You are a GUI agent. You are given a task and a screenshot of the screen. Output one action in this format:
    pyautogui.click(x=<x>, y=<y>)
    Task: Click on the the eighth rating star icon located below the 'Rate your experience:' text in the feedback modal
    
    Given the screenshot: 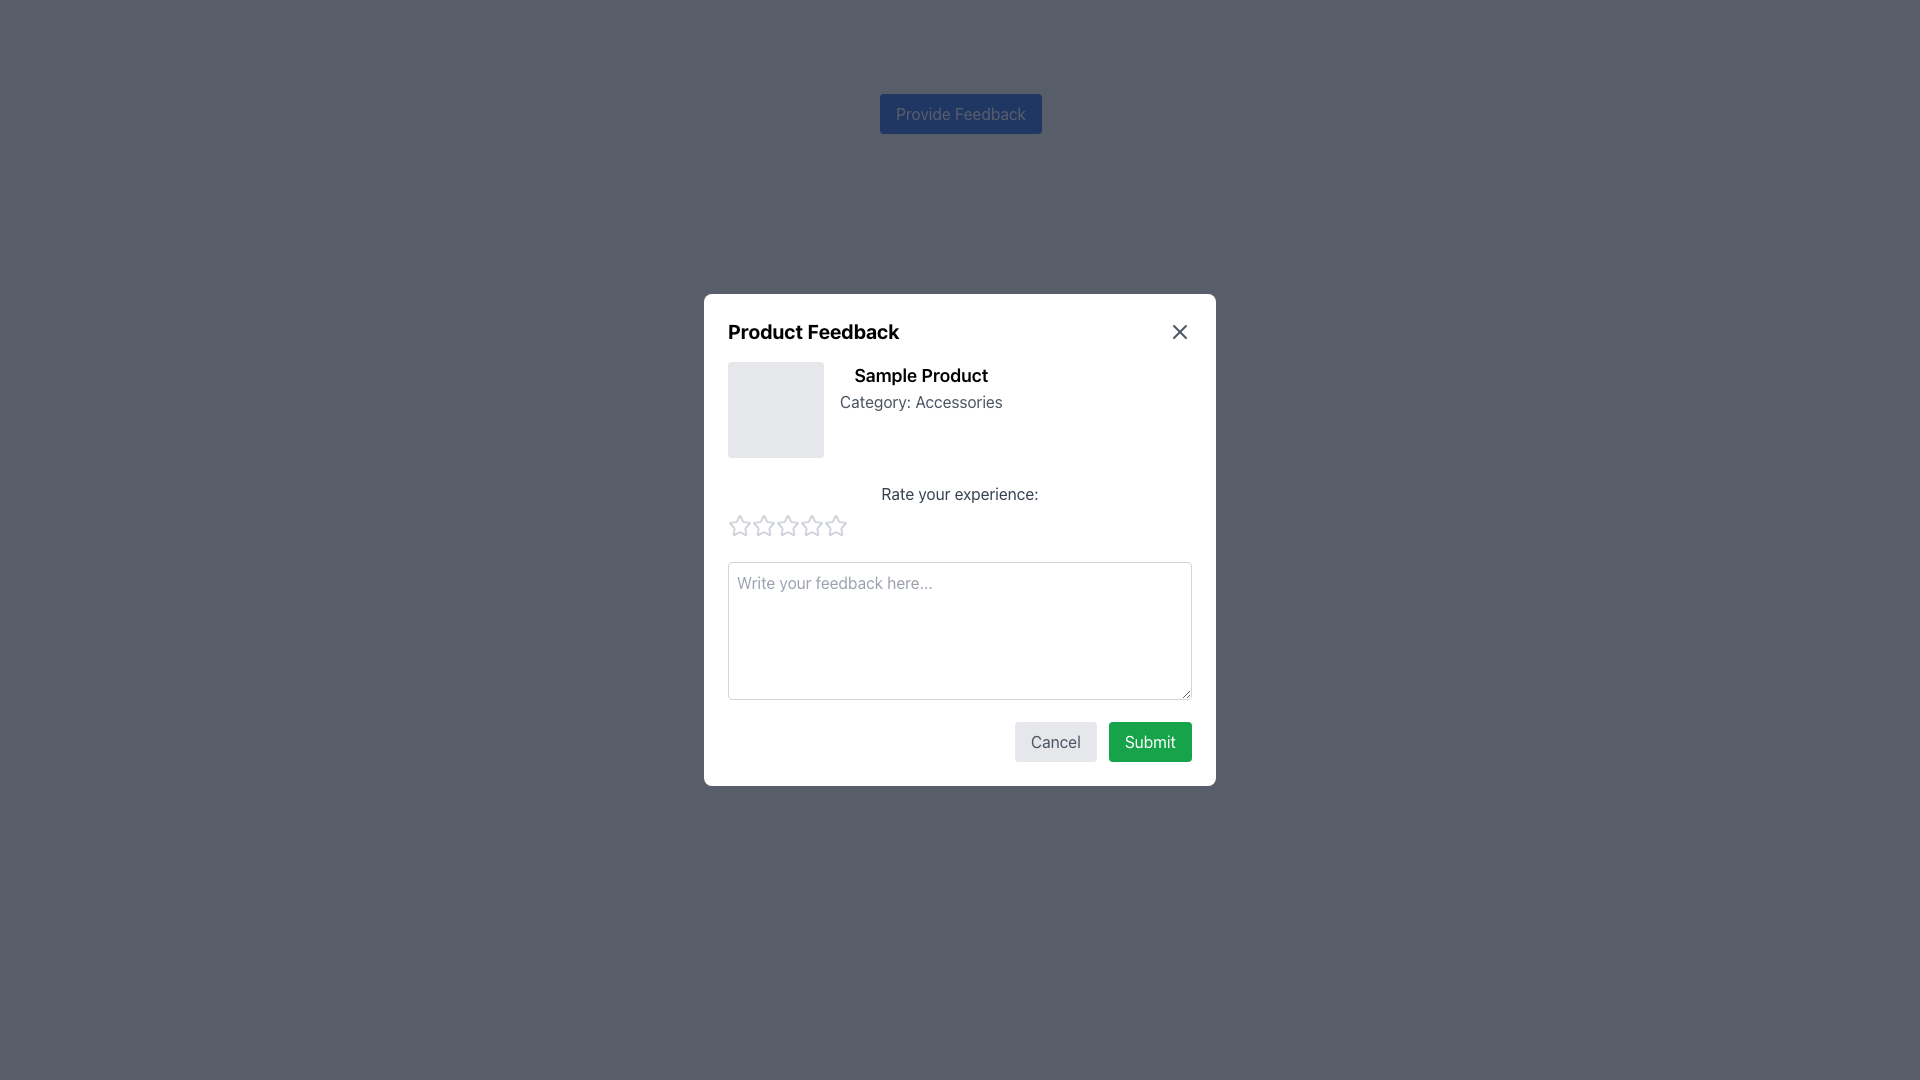 What is the action you would take?
    pyautogui.click(x=835, y=524)
    